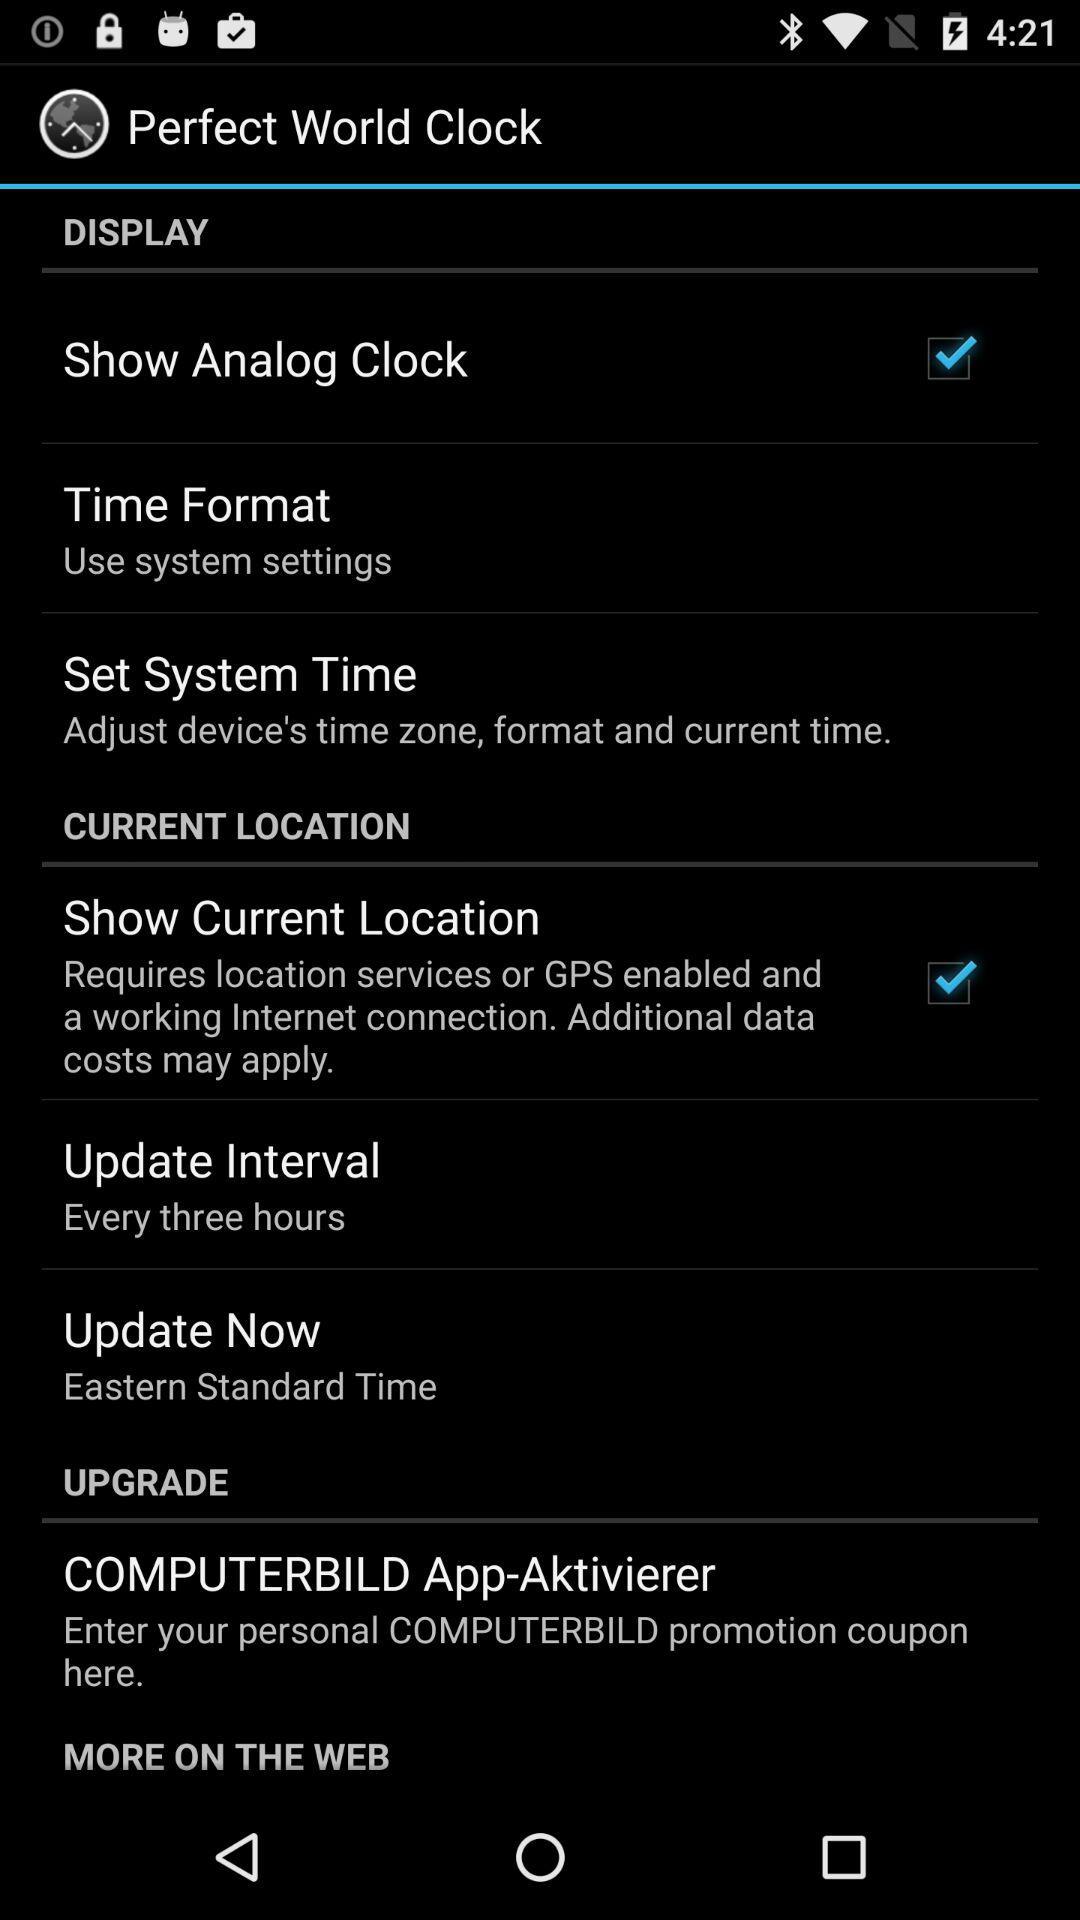  I want to click on the icon below time format item, so click(226, 559).